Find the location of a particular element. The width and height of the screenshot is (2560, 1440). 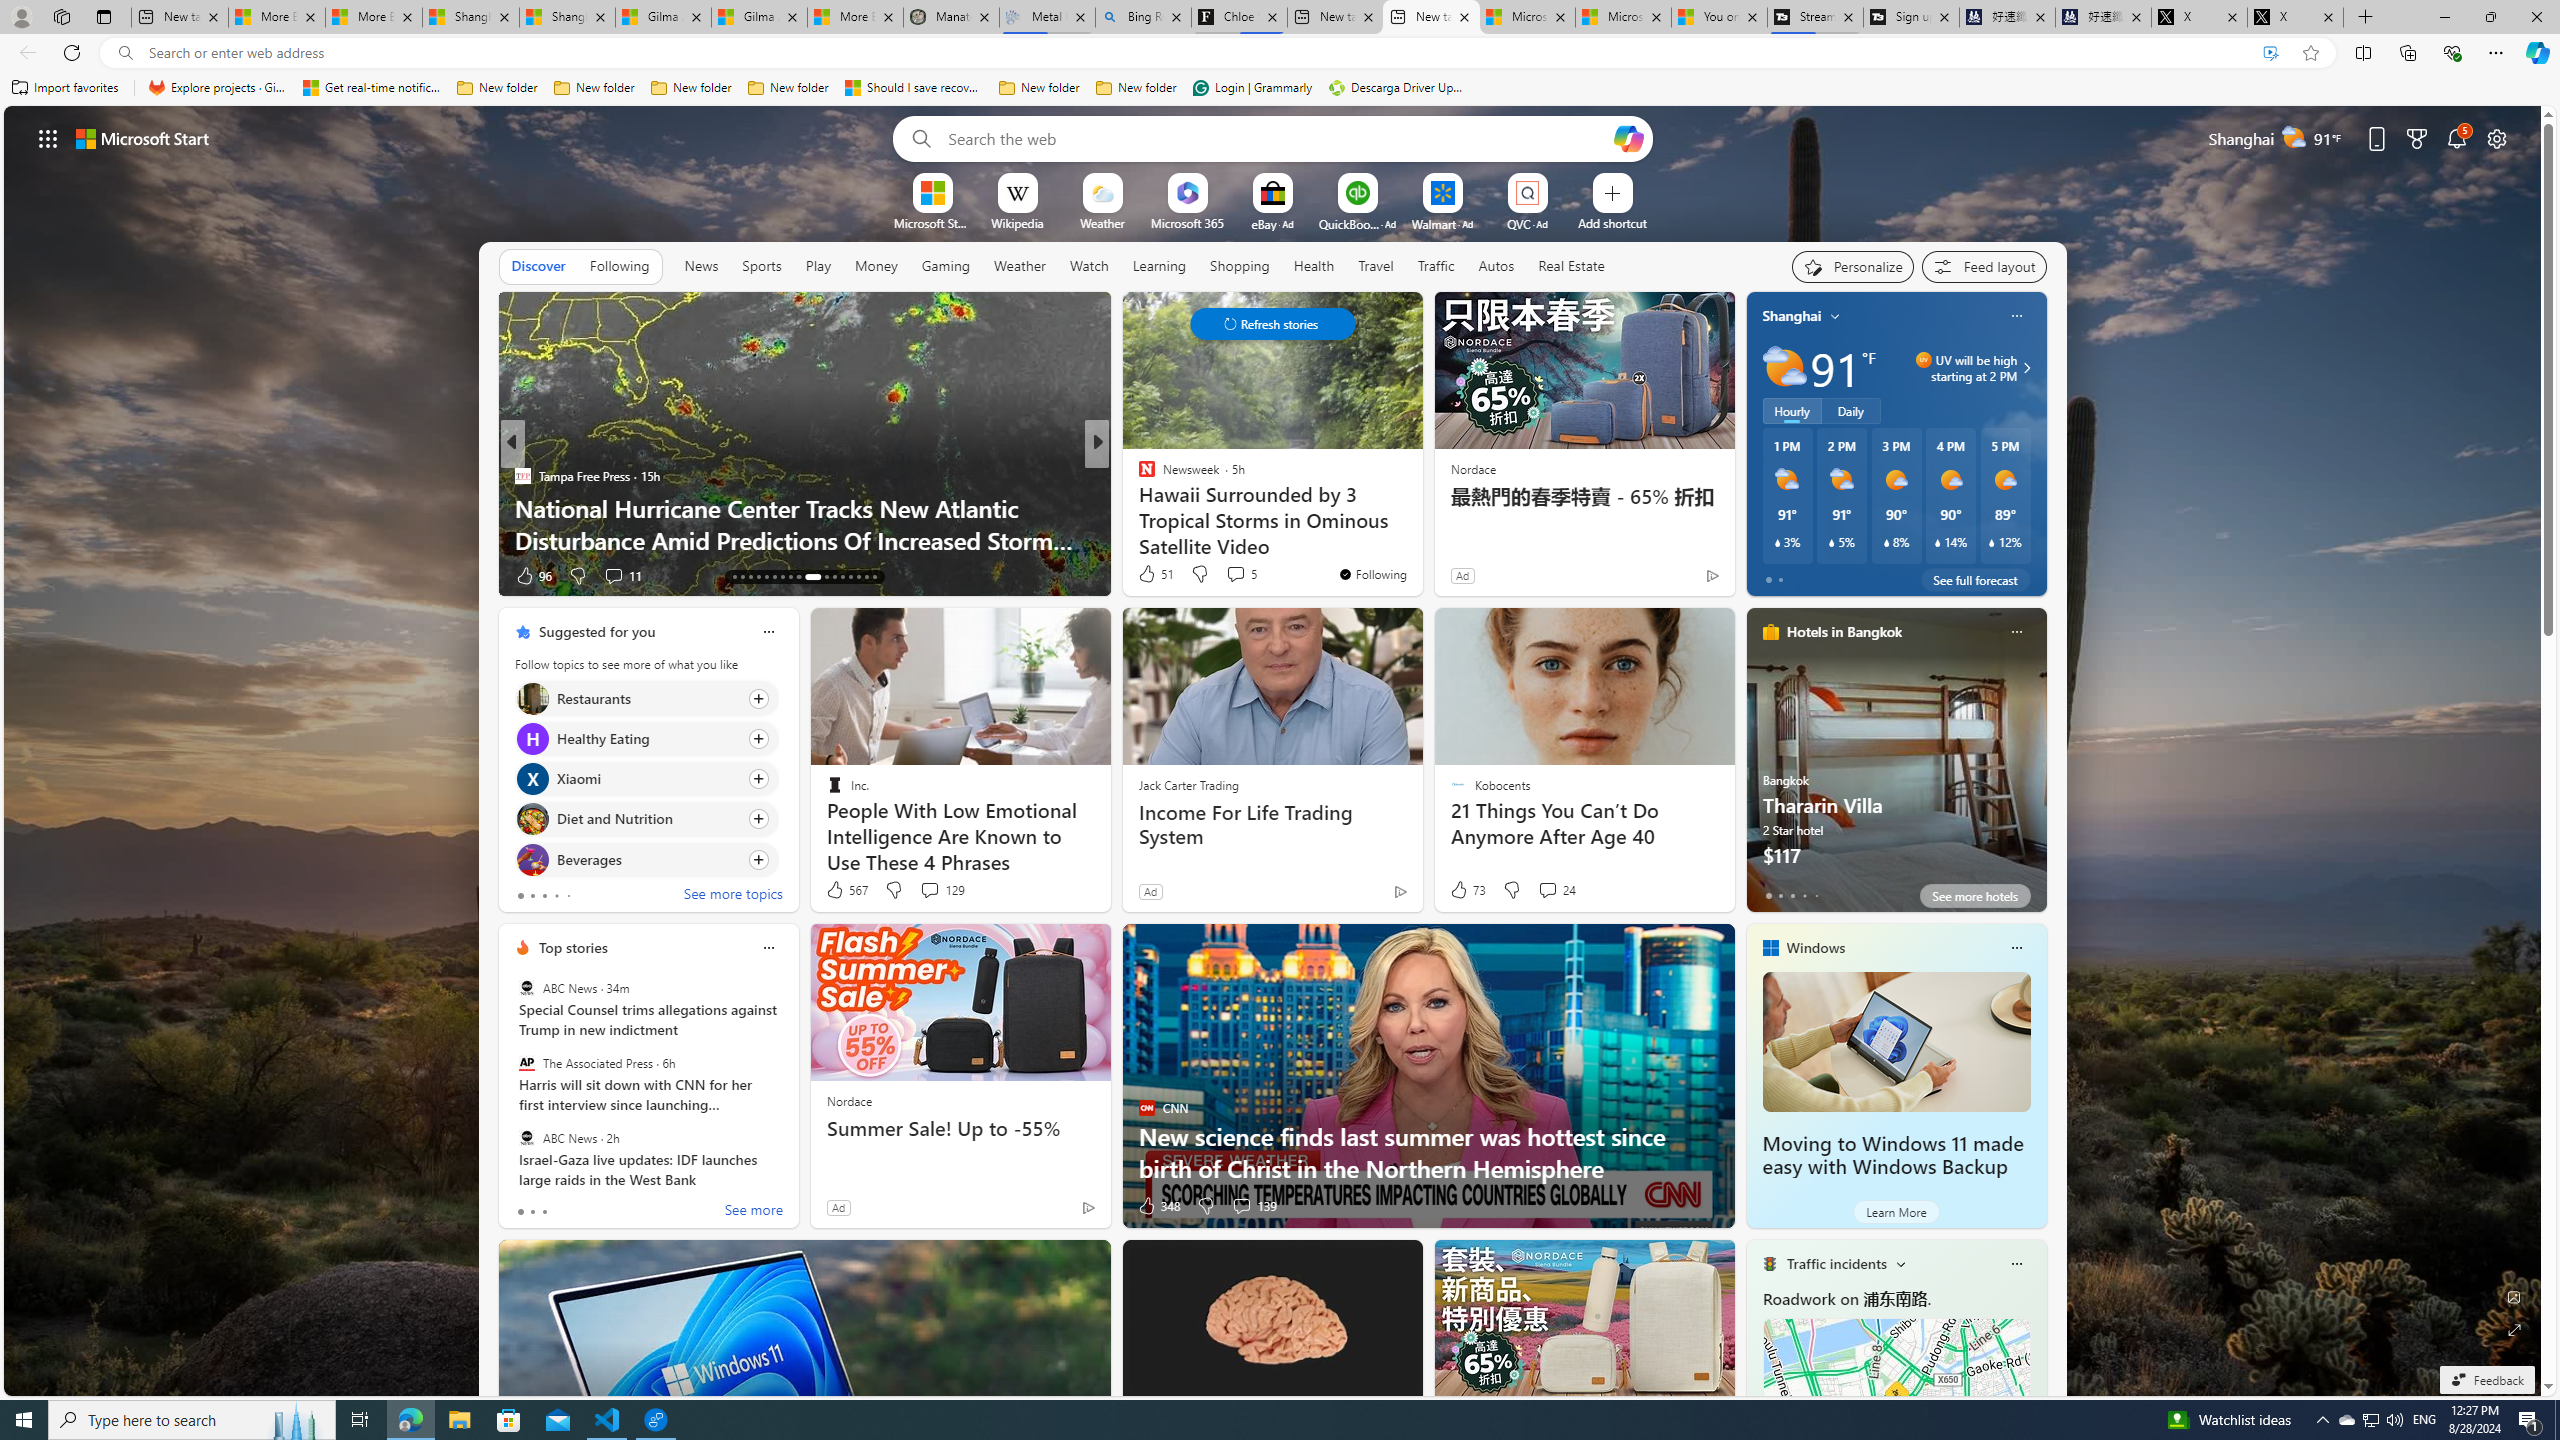

'Page settings' is located at coordinates (2496, 137).